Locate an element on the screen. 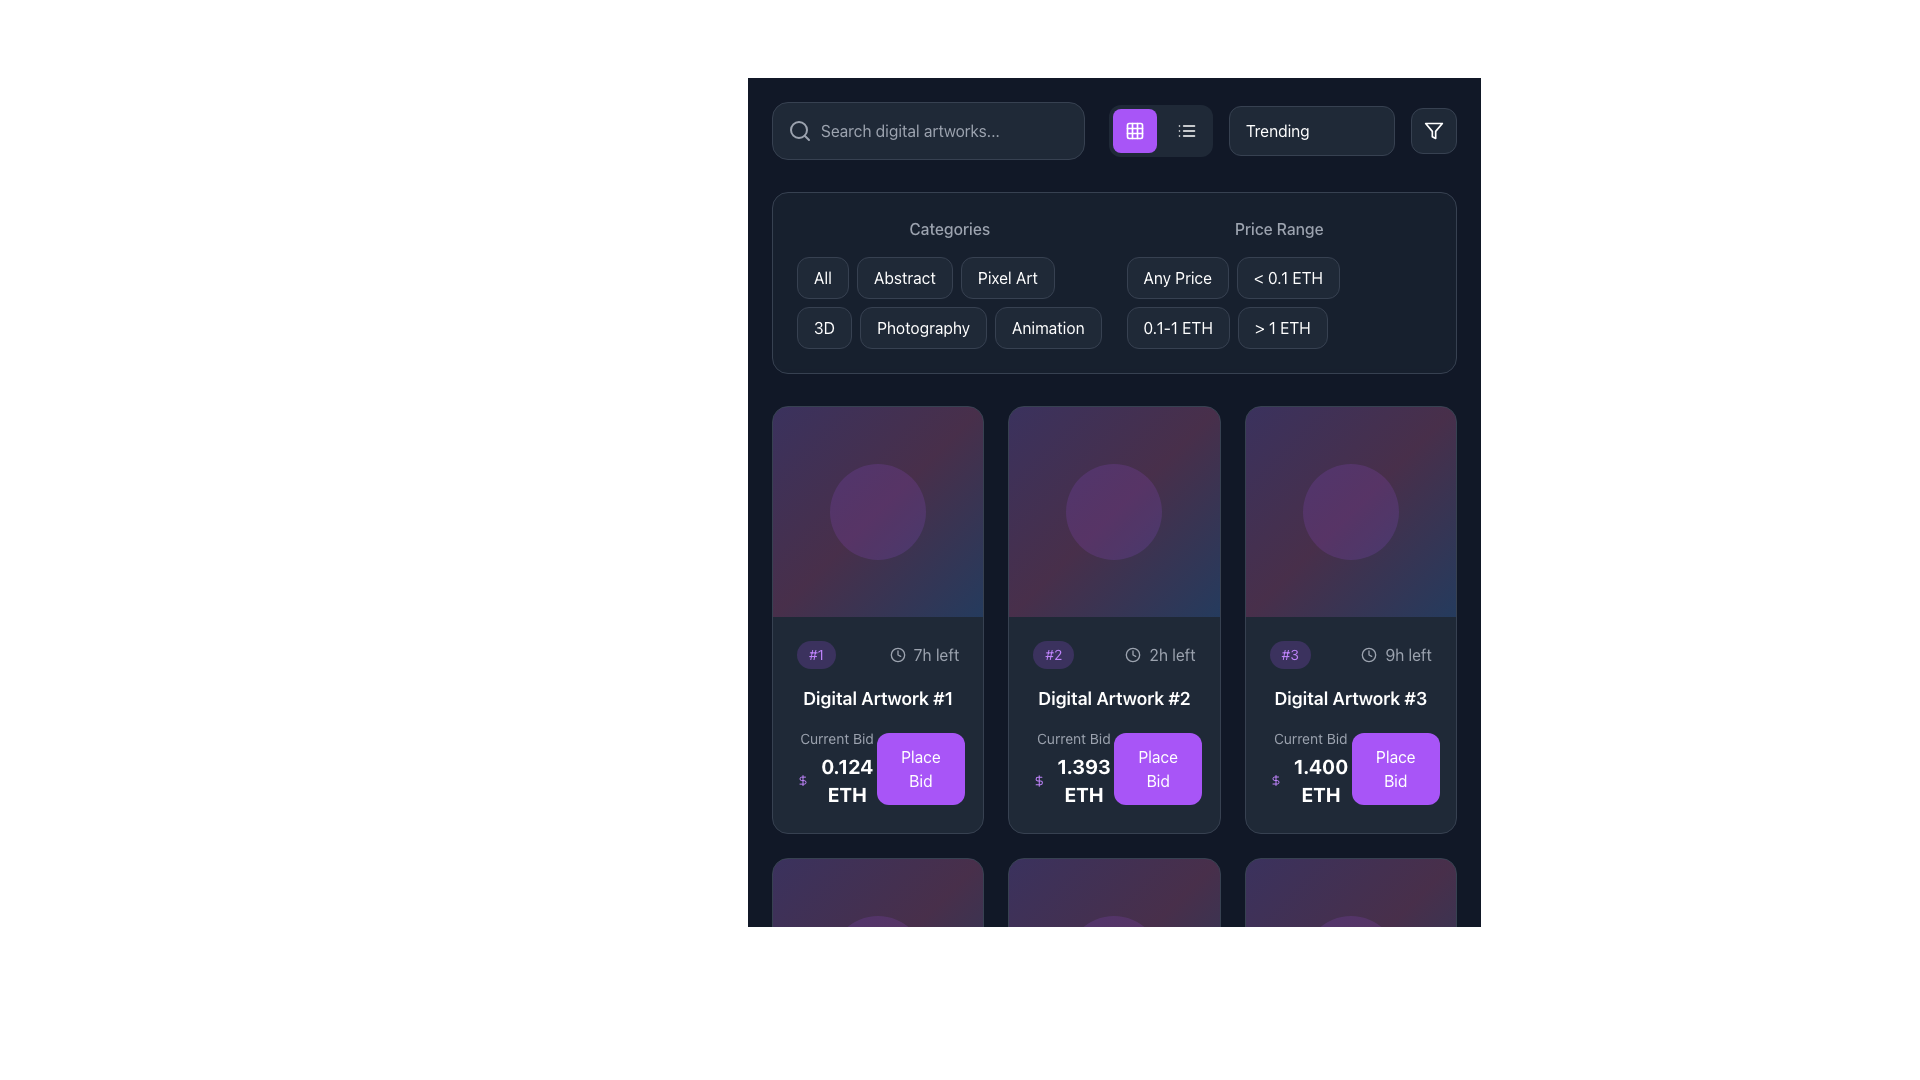 The height and width of the screenshot is (1080, 1920). the square-shaped button with rounded edges, styled with a dark gray background and a white filter icon, located in the upper right corner of the navigation bar is located at coordinates (1433, 131).